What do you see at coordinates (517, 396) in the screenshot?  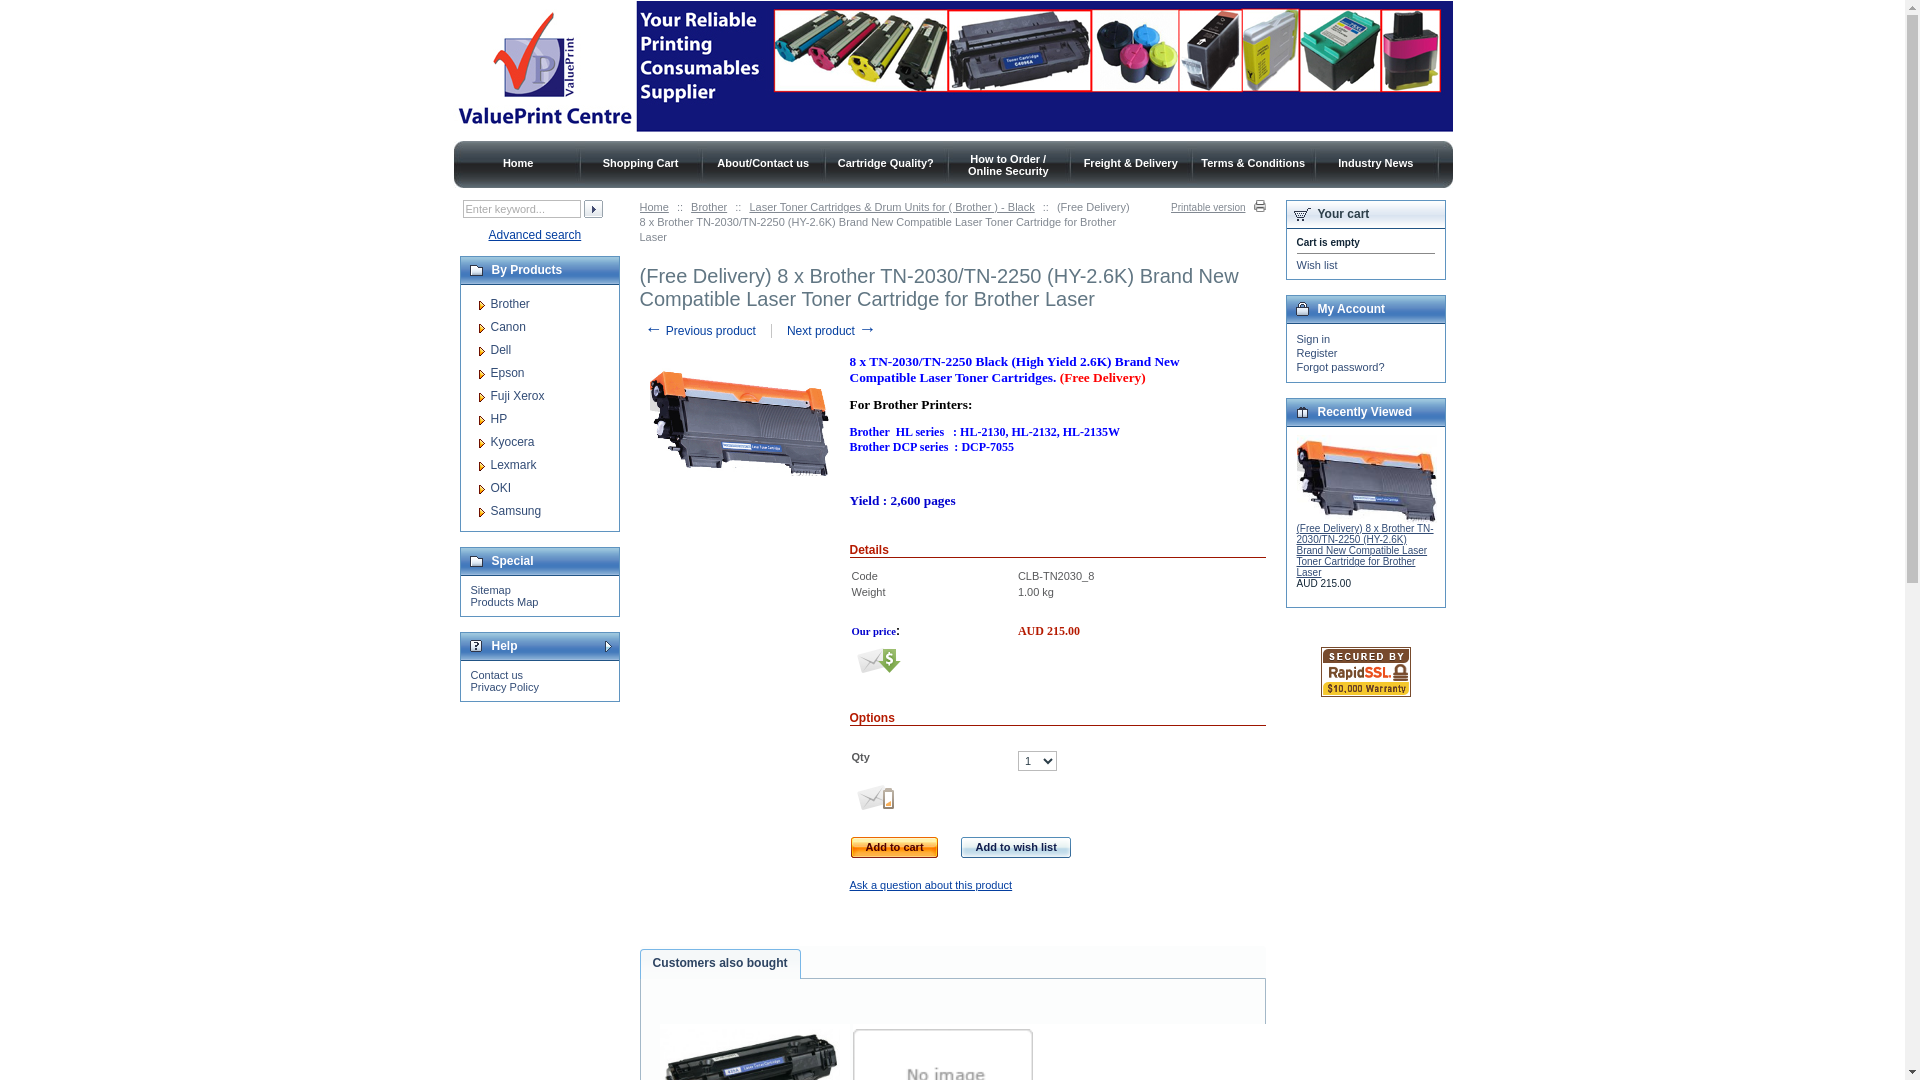 I see `'Fuji Xerox'` at bounding box center [517, 396].